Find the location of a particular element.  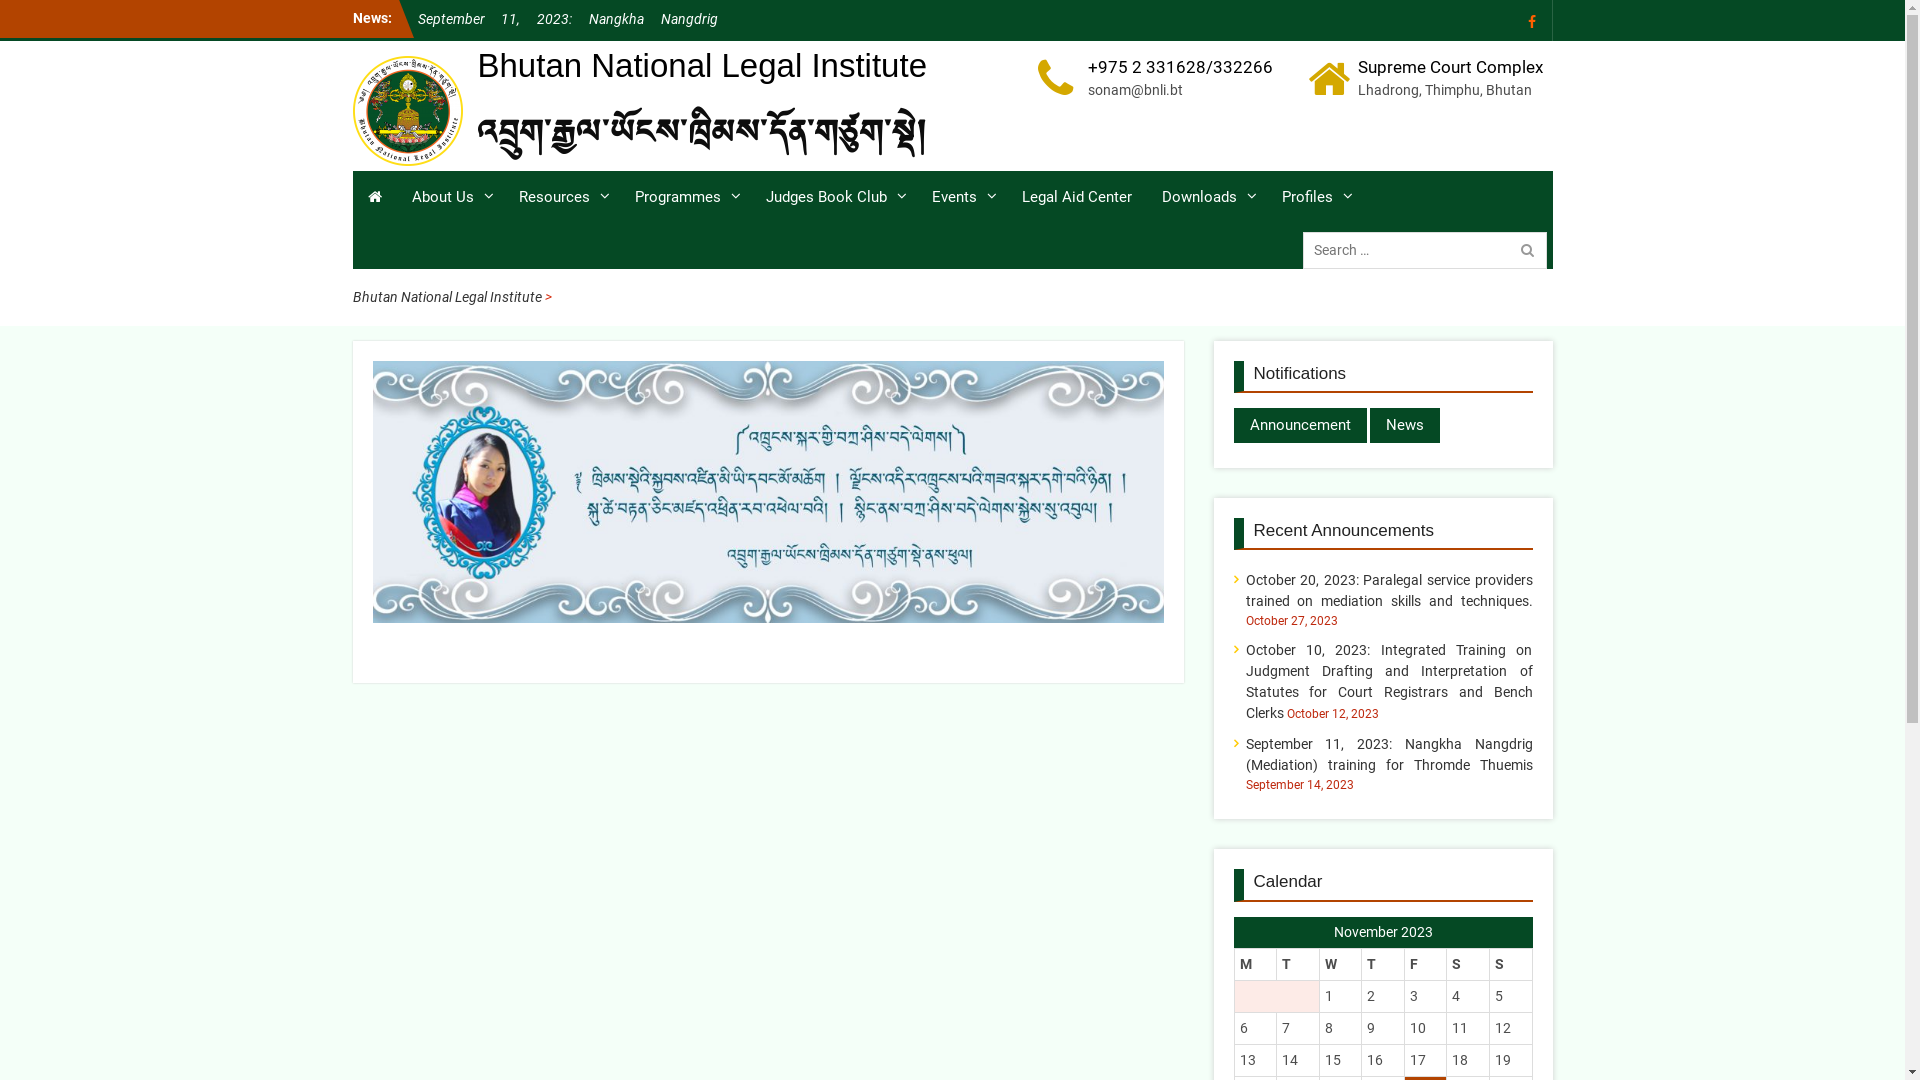

'Facebook' is located at coordinates (1531, 20).